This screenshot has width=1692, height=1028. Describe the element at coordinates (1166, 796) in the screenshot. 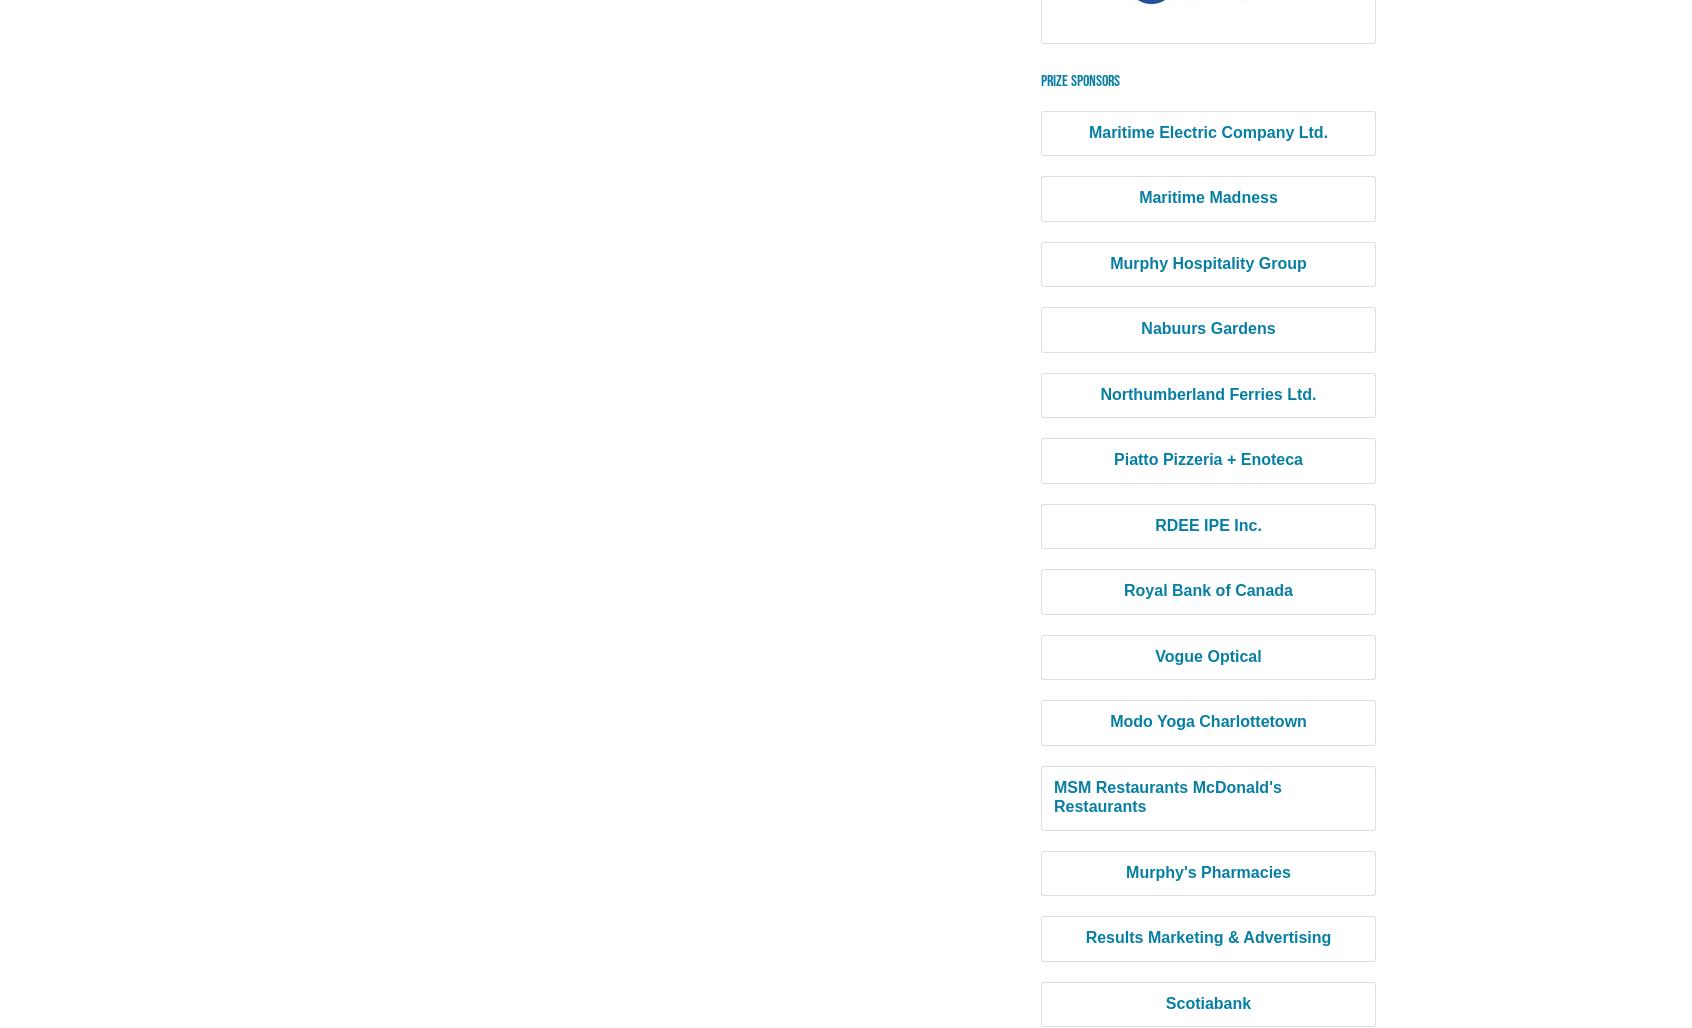

I see `'MSM Restaurants McDonald's Restaurants'` at that location.